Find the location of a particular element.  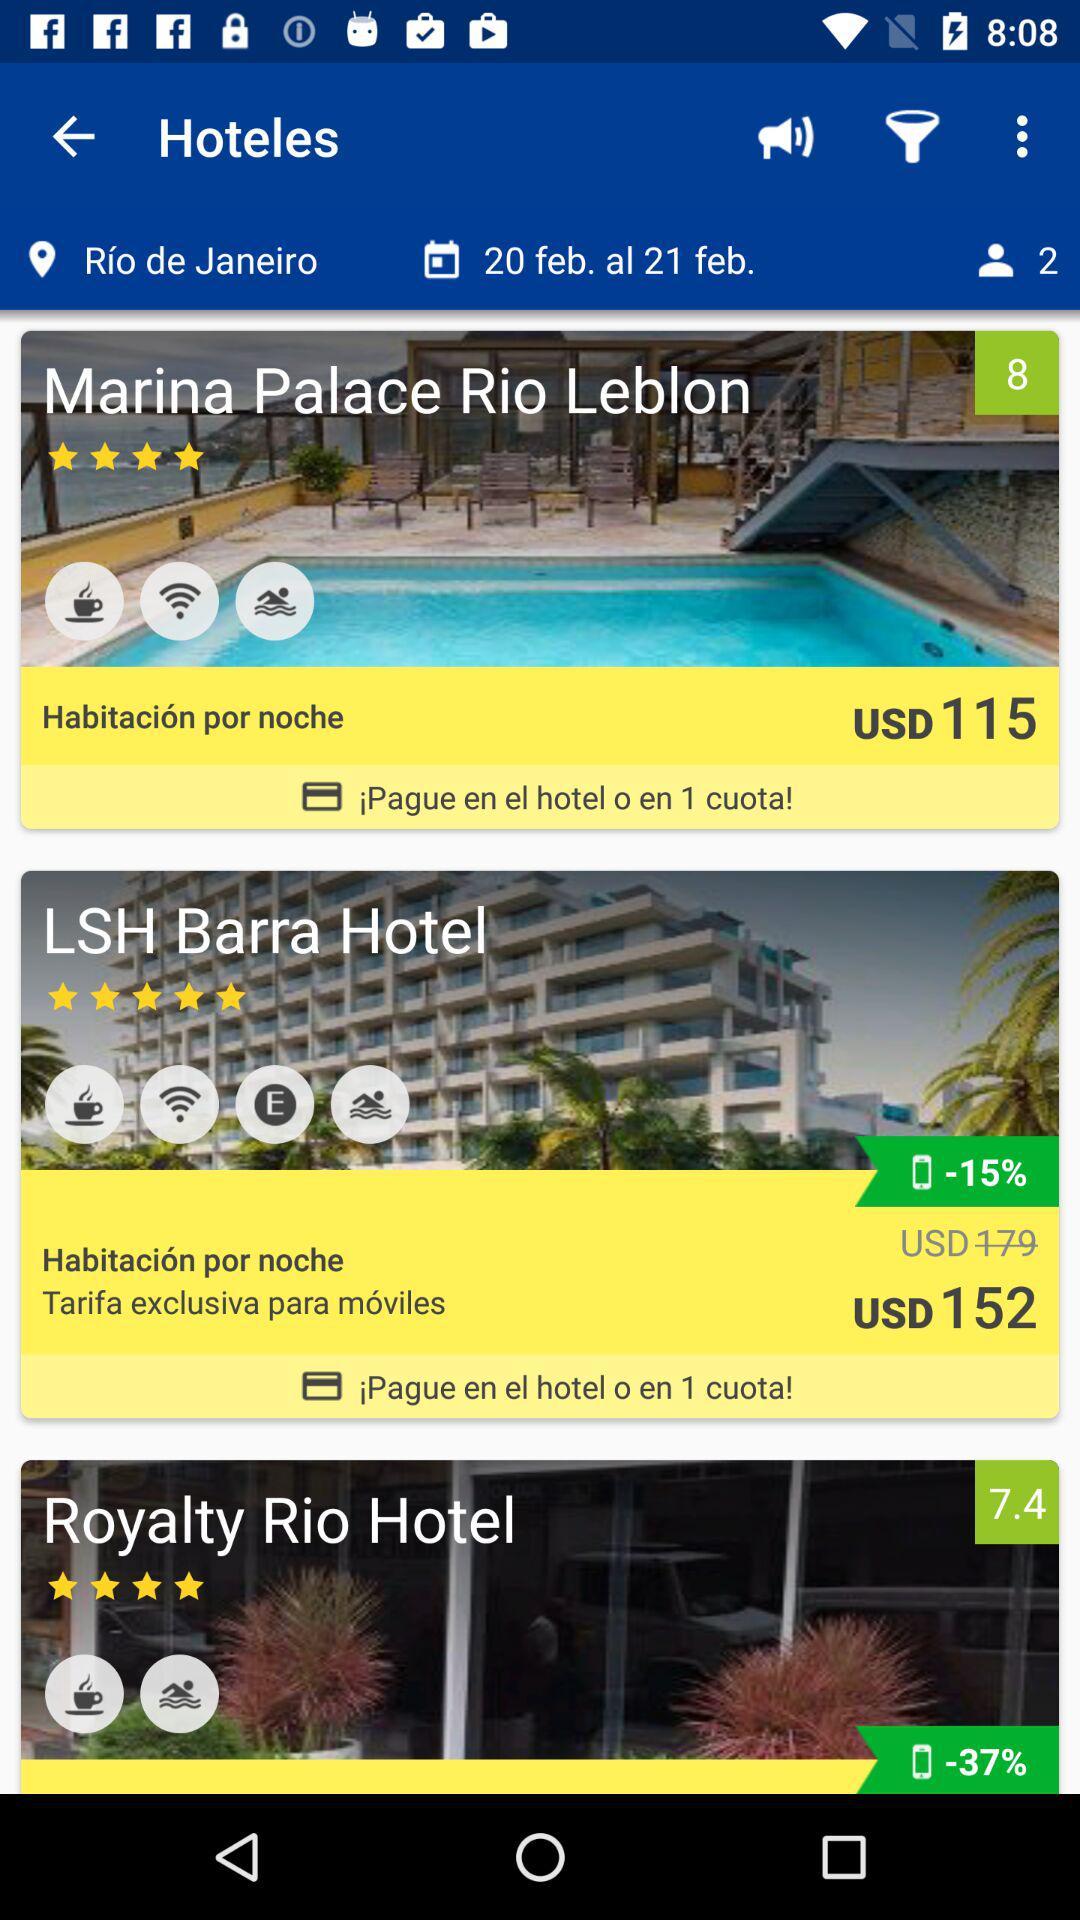

item next to hoteles app is located at coordinates (785, 135).